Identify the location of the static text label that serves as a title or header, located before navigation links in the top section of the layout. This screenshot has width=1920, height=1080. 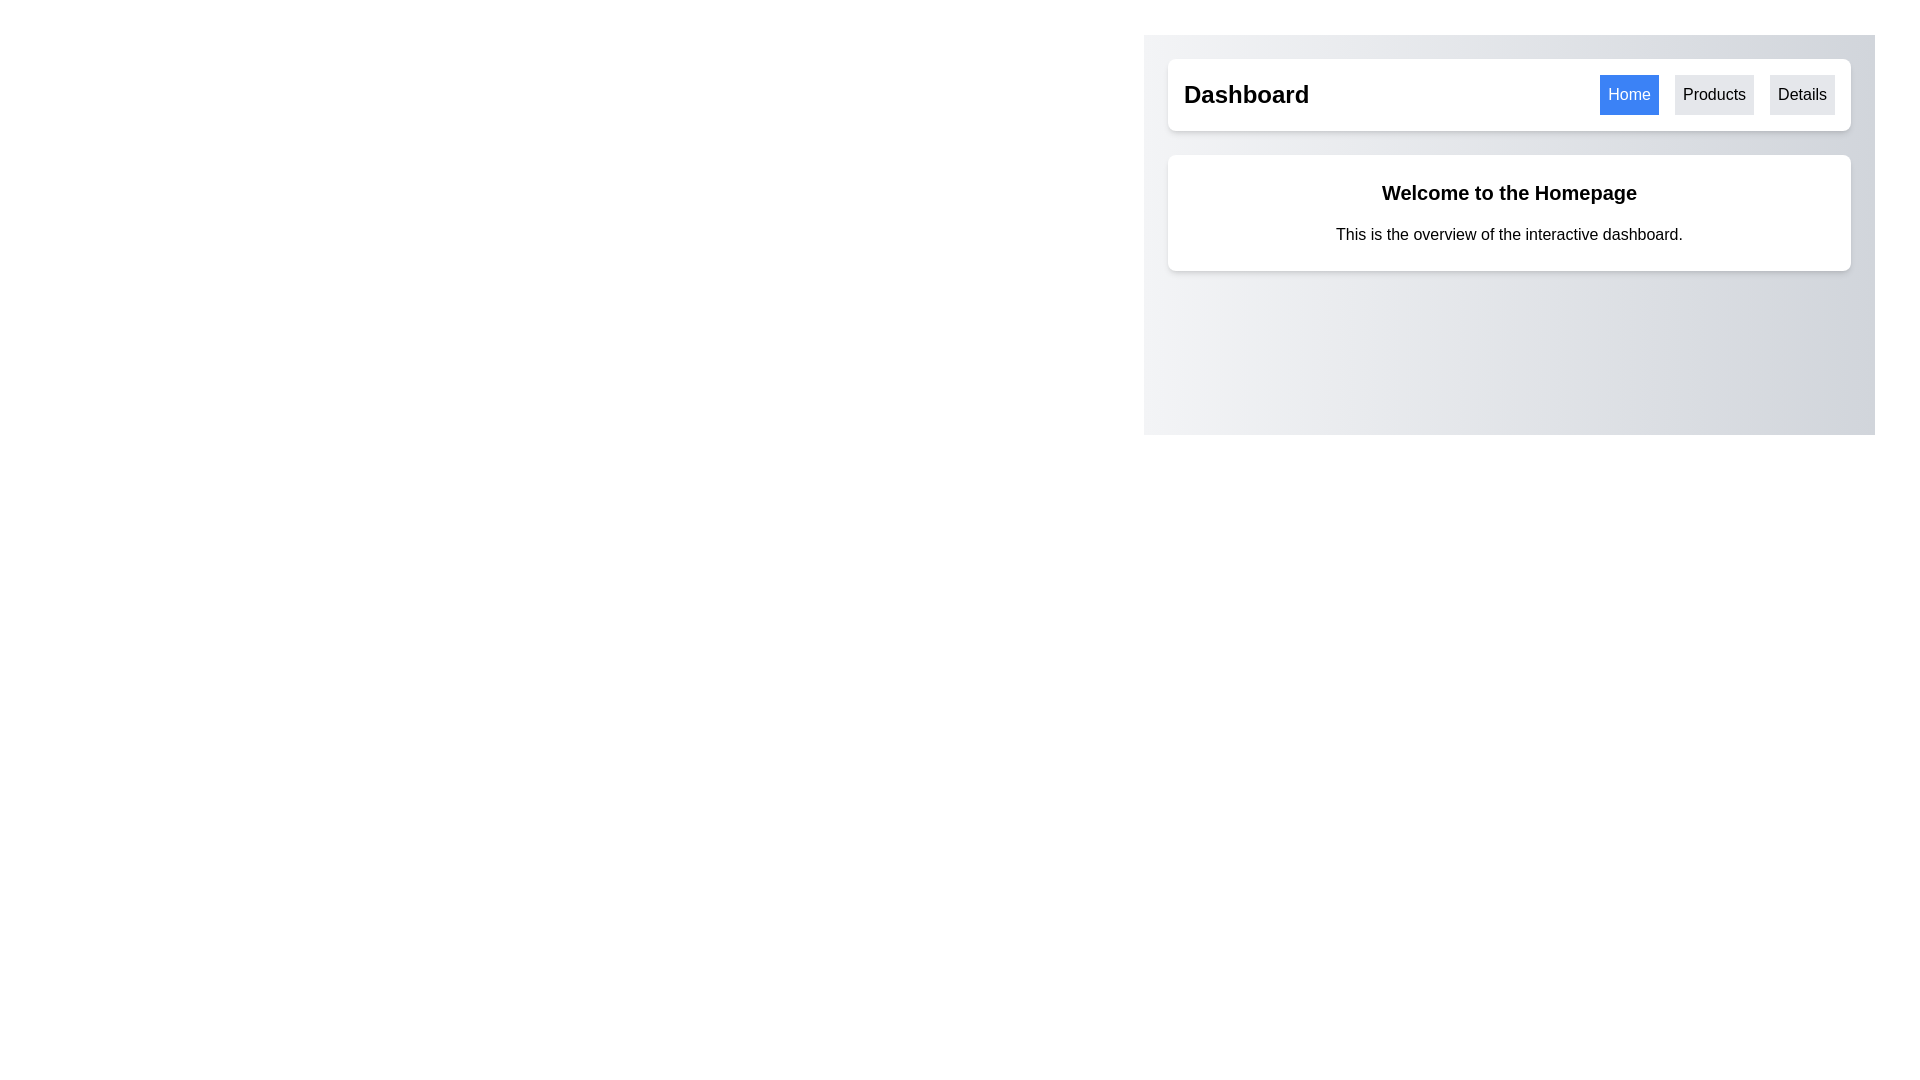
(1245, 95).